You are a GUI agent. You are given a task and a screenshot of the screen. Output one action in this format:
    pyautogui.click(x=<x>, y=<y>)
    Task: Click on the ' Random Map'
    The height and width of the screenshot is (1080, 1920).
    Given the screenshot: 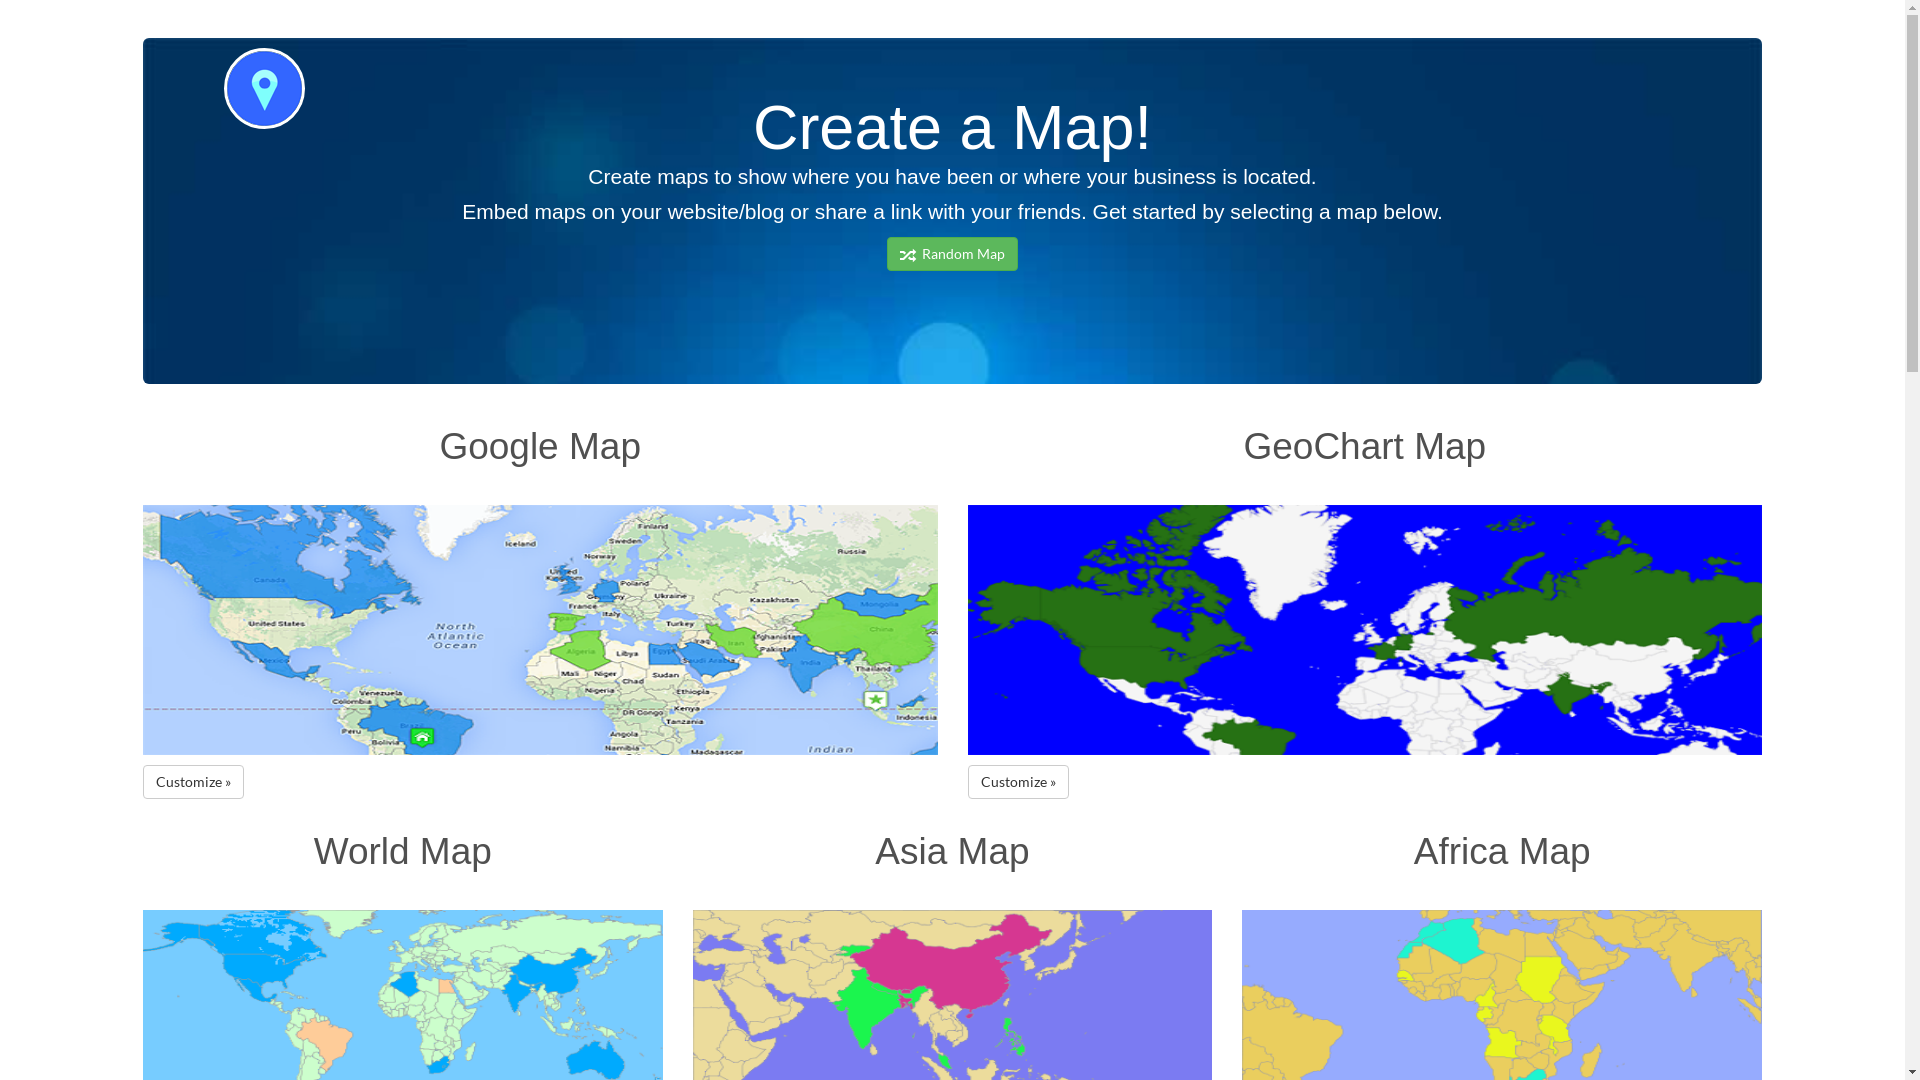 What is the action you would take?
    pyautogui.click(x=951, y=253)
    